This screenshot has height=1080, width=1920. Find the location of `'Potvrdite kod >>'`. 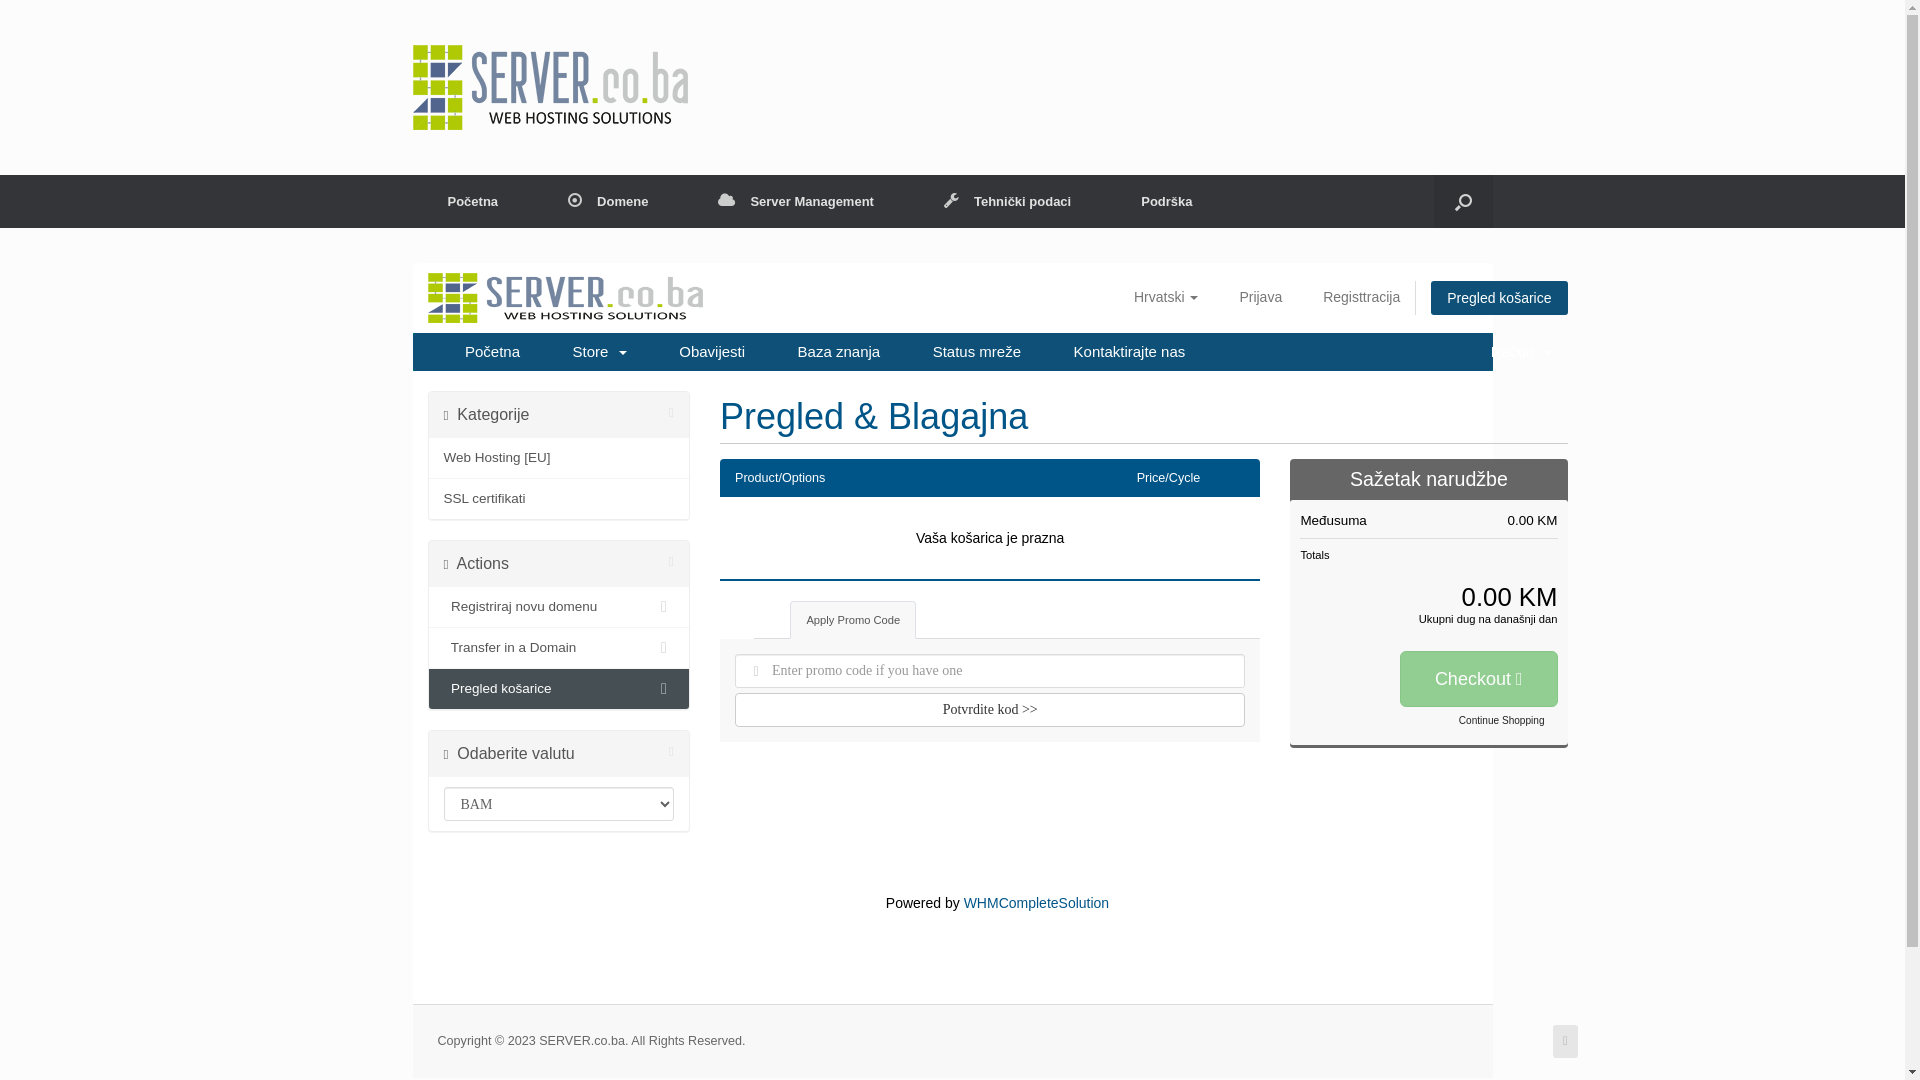

'Potvrdite kod >>' is located at coordinates (989, 708).